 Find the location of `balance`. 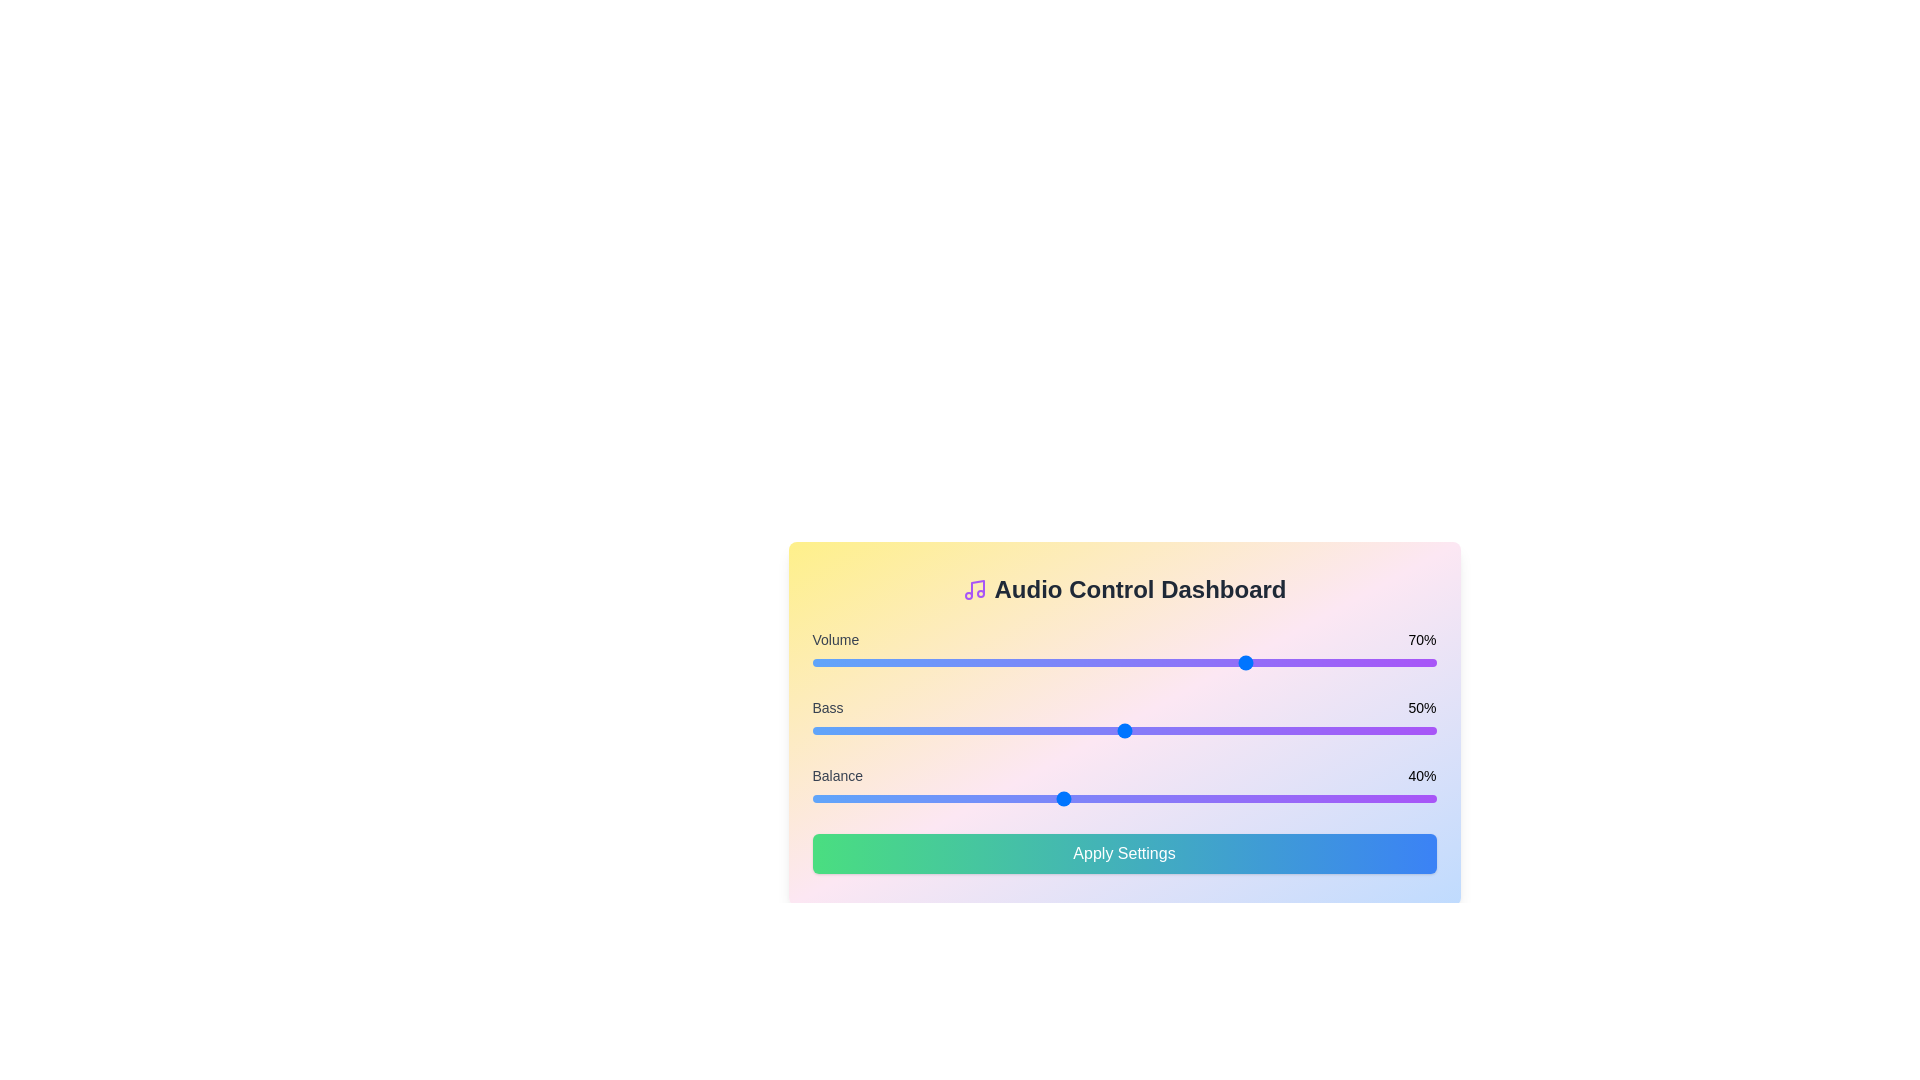

balance is located at coordinates (948, 797).